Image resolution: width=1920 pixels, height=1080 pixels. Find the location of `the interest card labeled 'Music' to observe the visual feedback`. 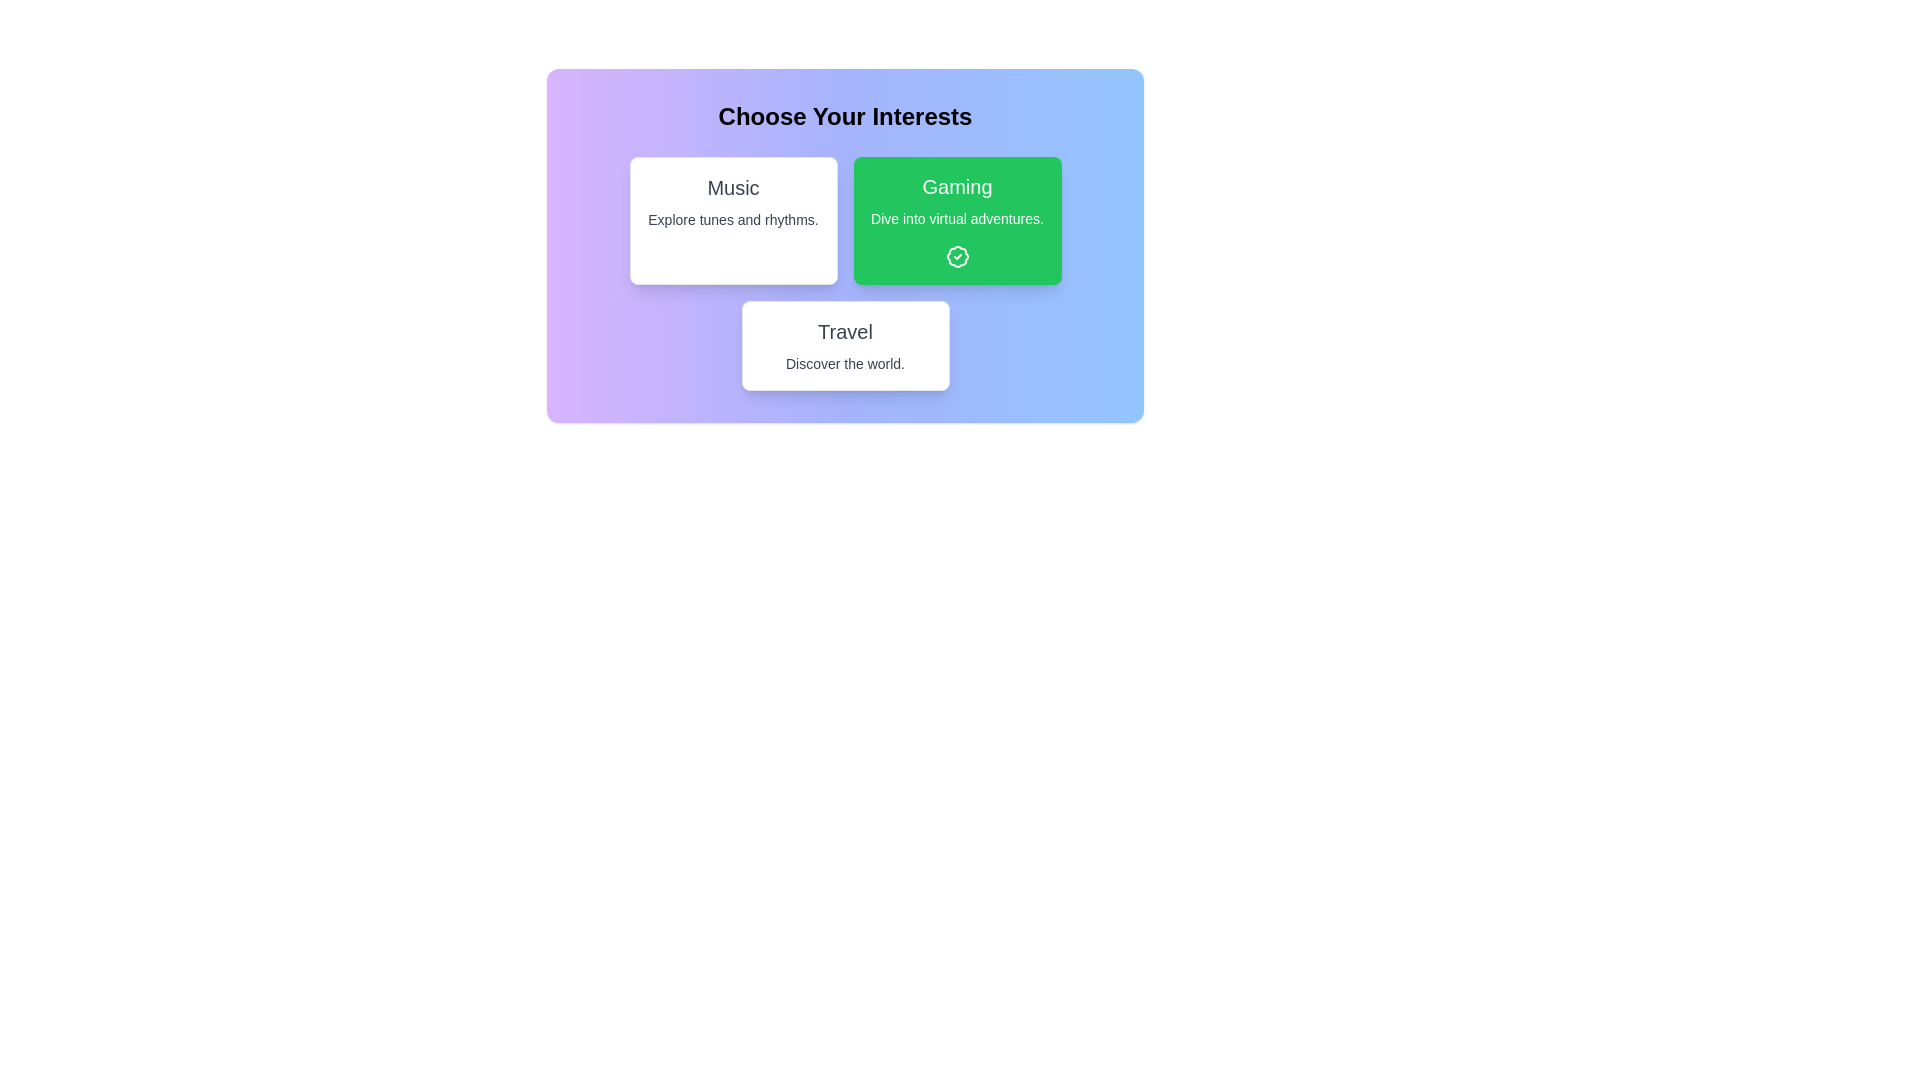

the interest card labeled 'Music' to observe the visual feedback is located at coordinates (732, 220).